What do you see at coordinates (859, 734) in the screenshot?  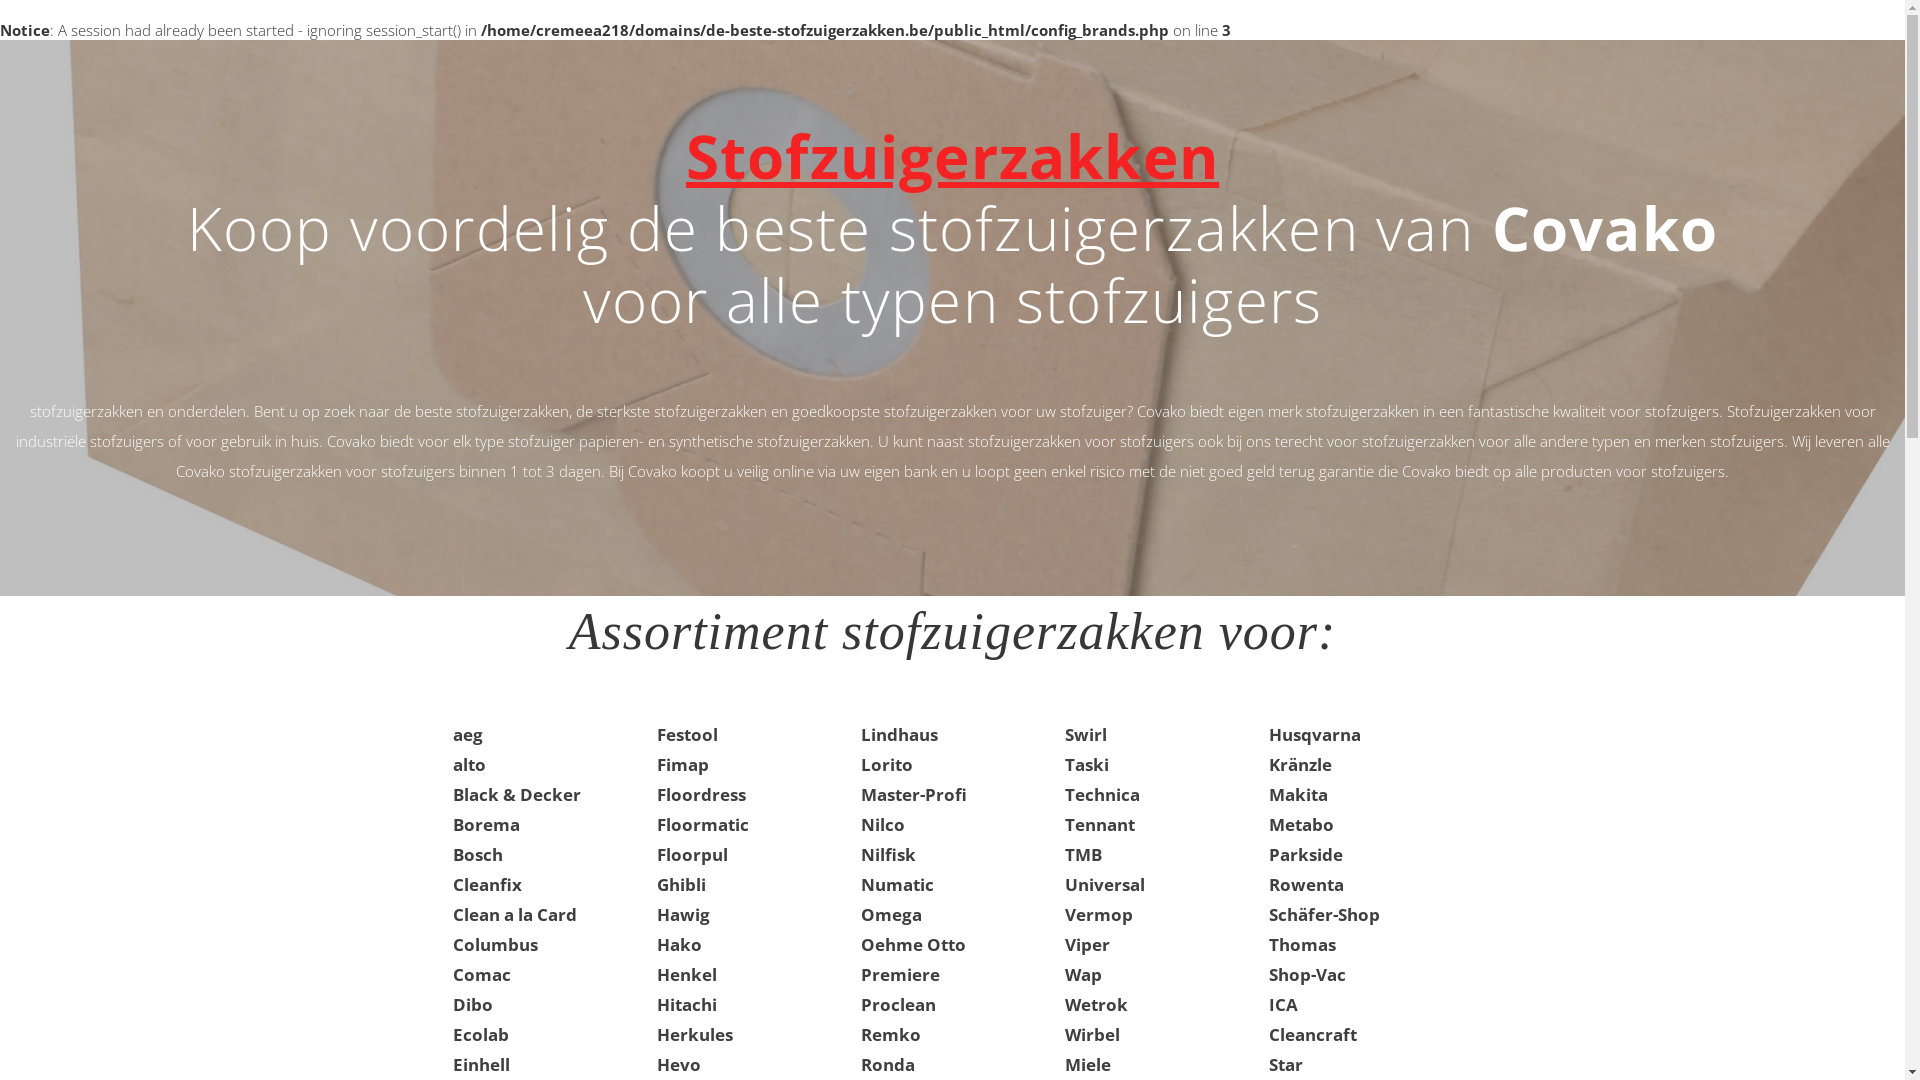 I see `'Lindhaus'` at bounding box center [859, 734].